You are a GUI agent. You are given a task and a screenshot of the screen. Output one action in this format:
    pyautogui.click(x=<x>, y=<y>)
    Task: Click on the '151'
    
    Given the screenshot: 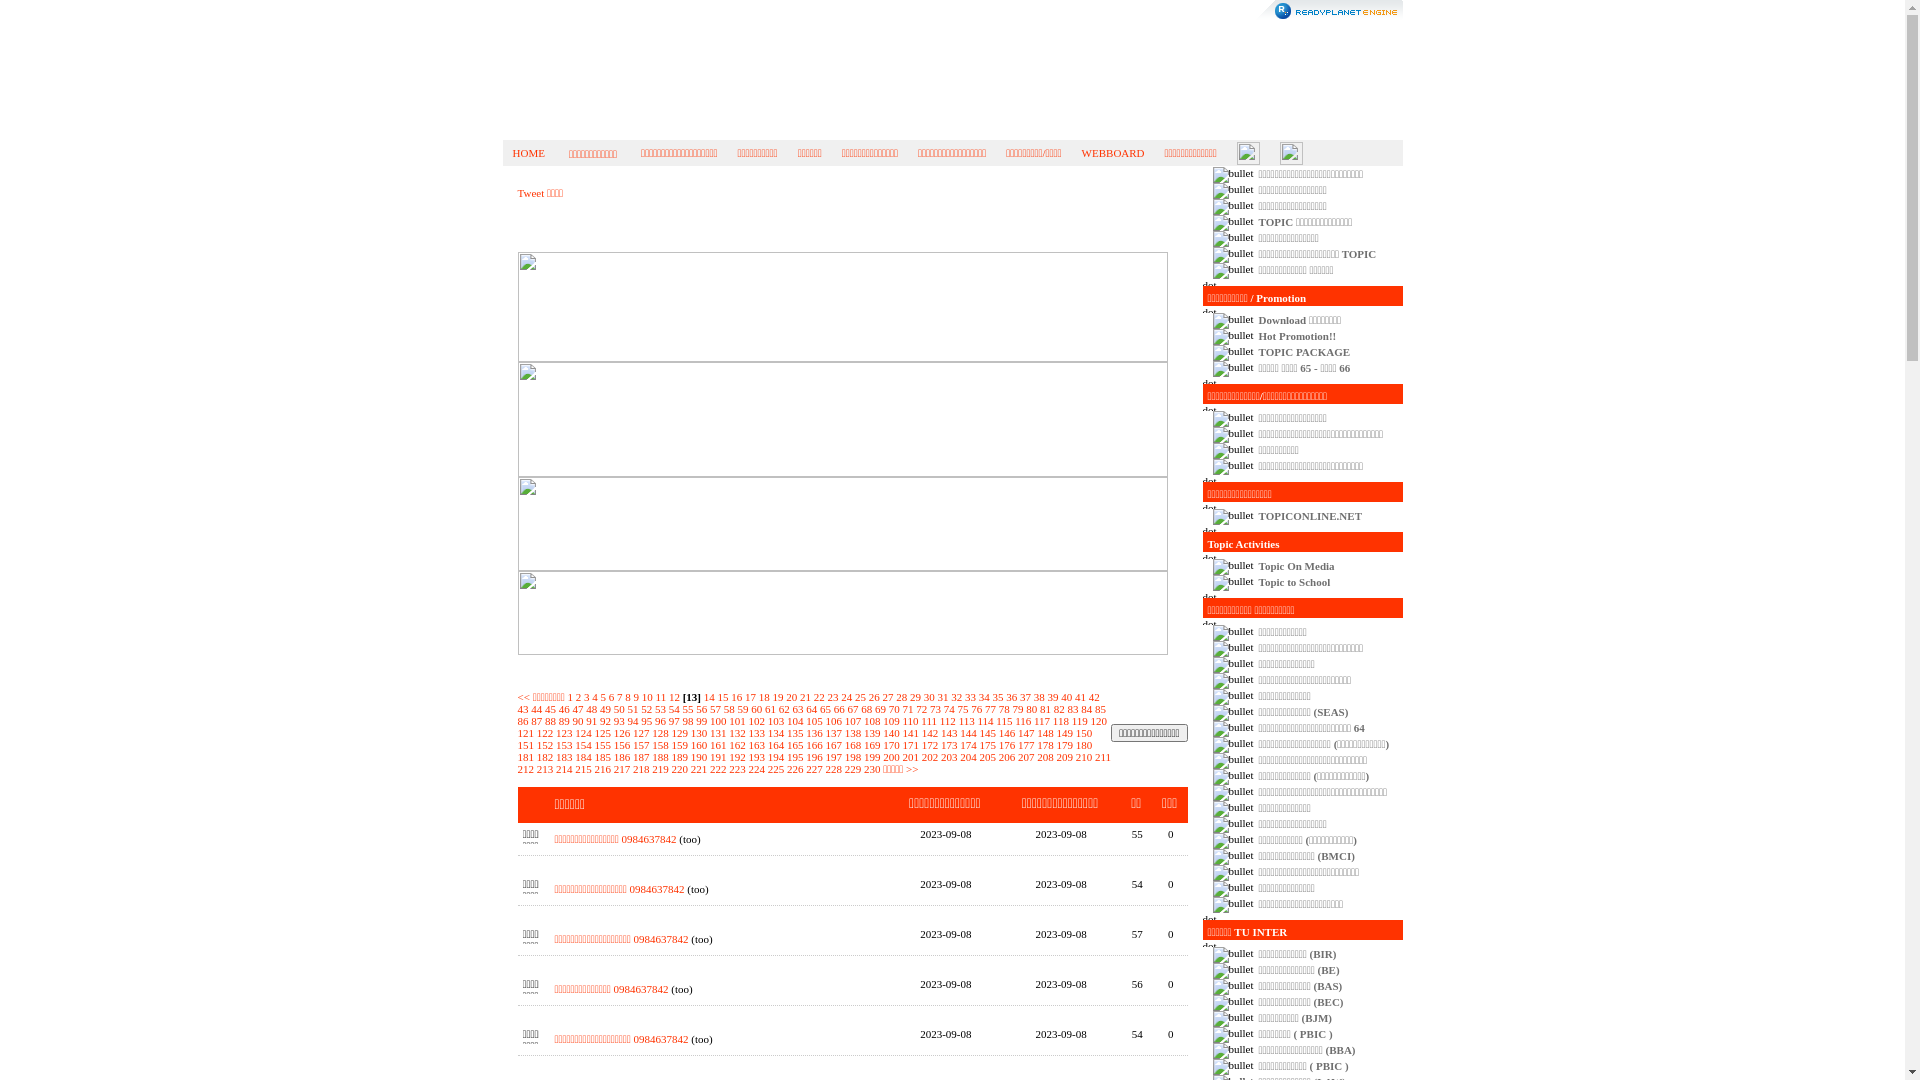 What is the action you would take?
    pyautogui.click(x=526, y=744)
    